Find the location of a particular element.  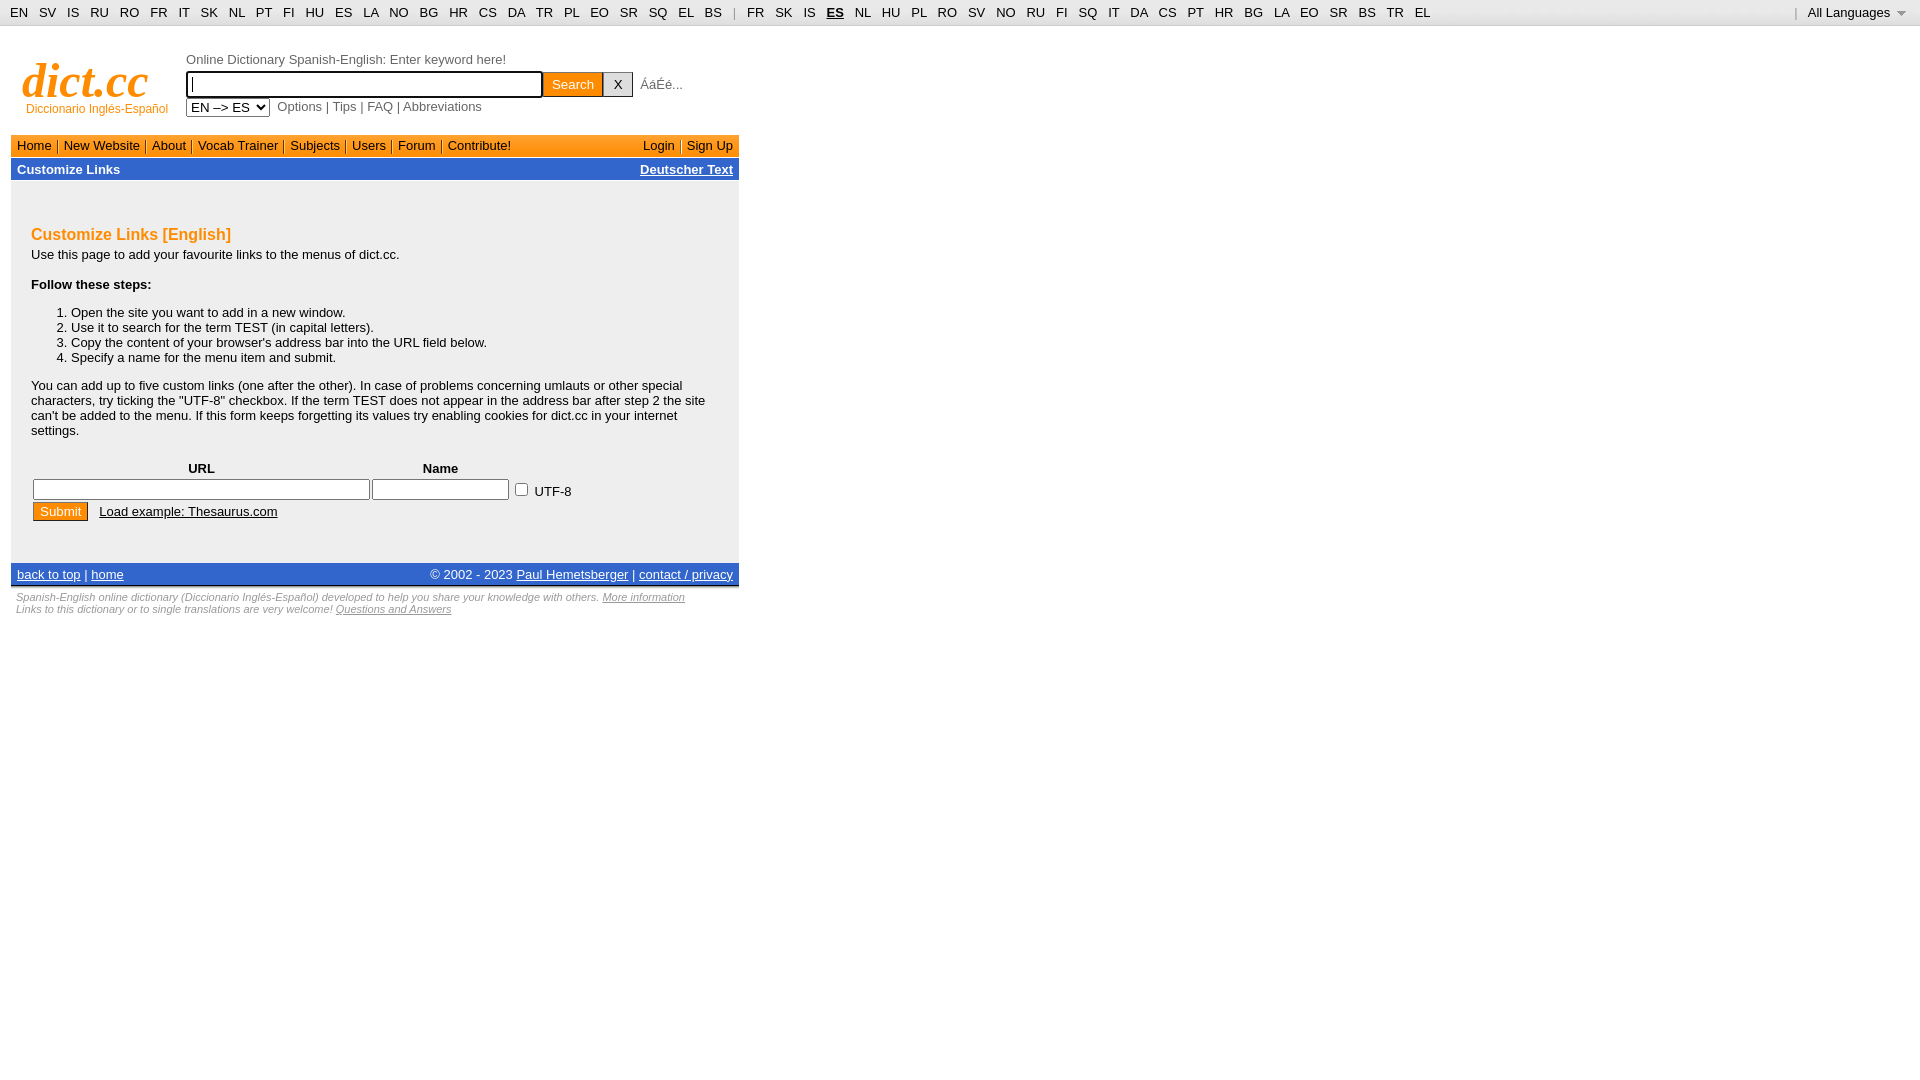

'PL' is located at coordinates (570, 12).